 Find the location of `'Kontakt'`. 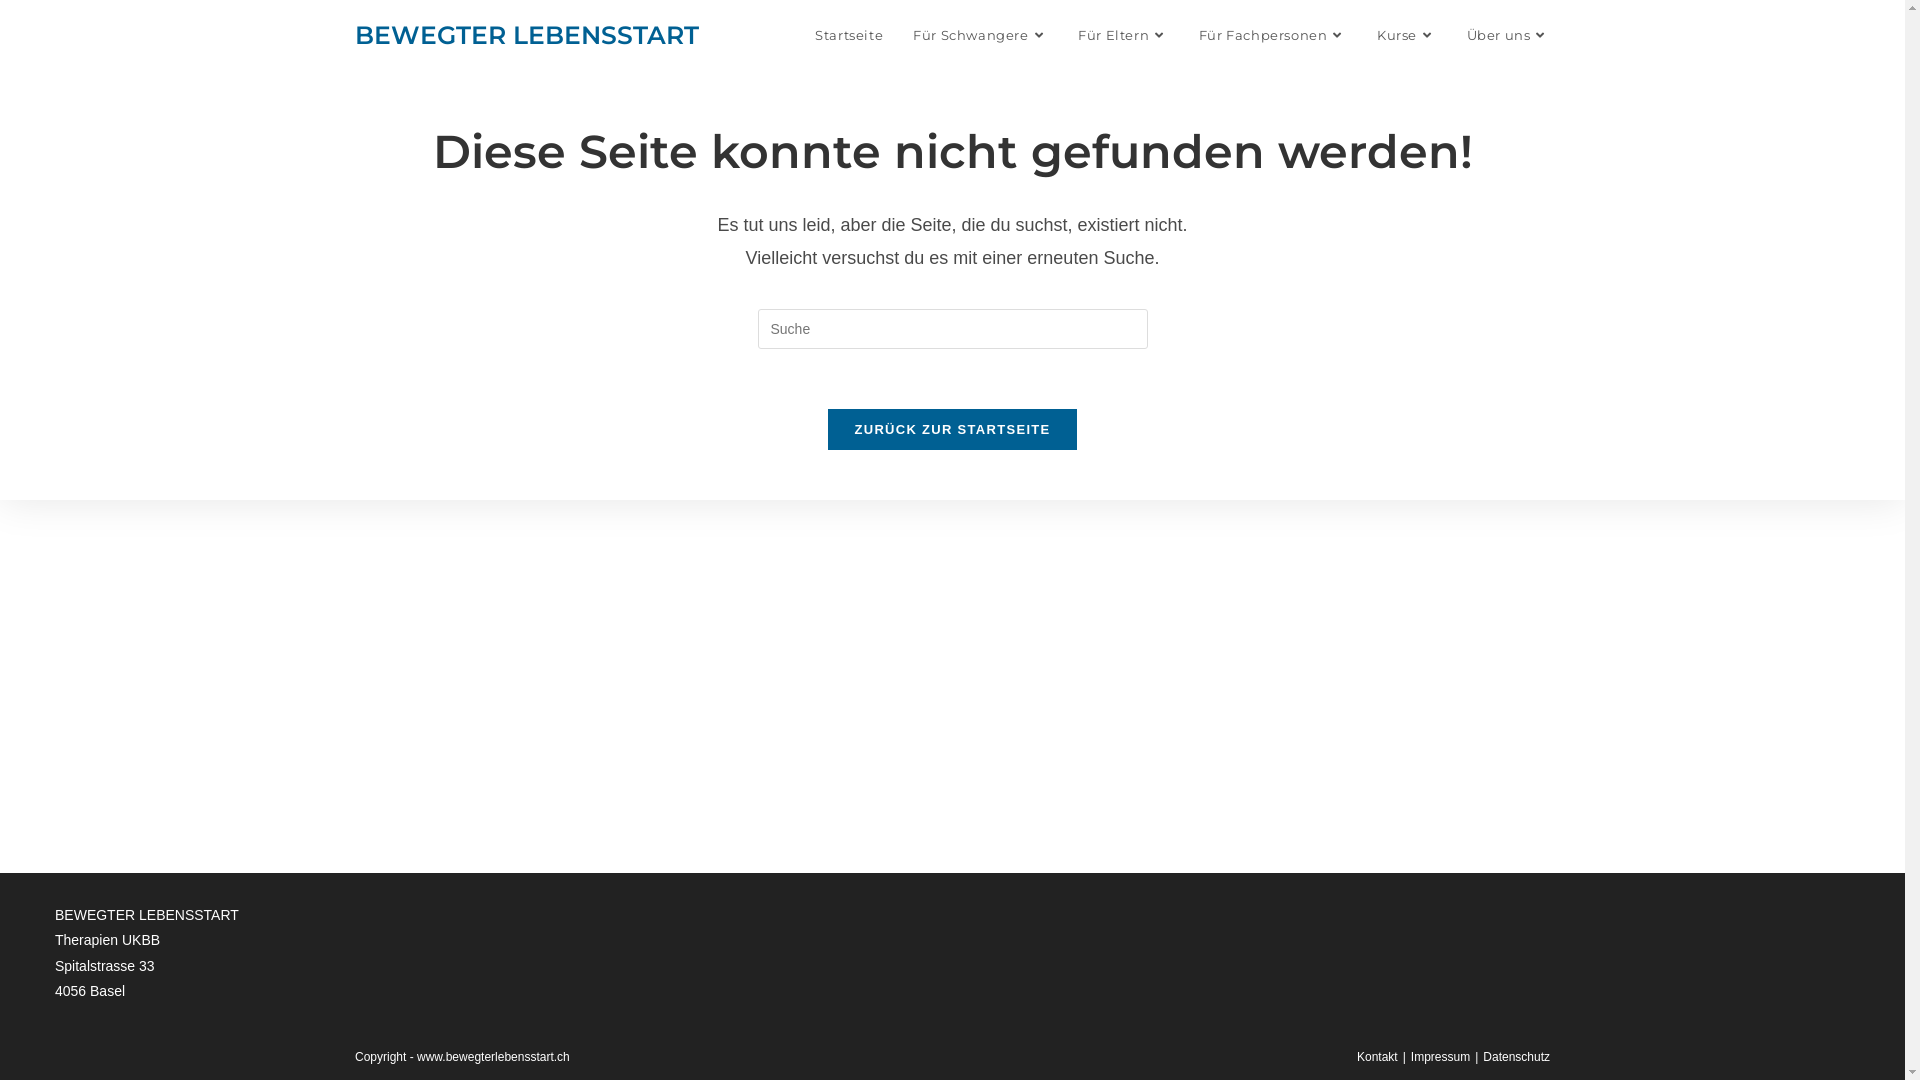

'Kontakt' is located at coordinates (1376, 1055).